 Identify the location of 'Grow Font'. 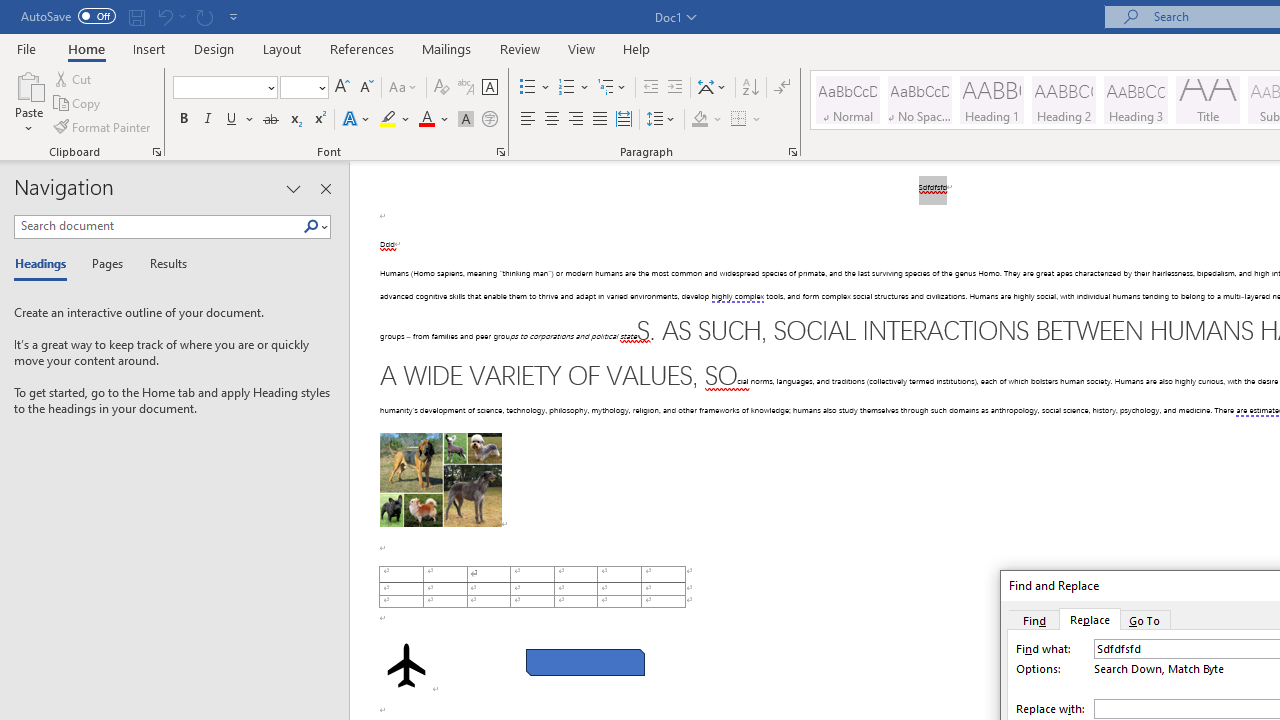
(342, 86).